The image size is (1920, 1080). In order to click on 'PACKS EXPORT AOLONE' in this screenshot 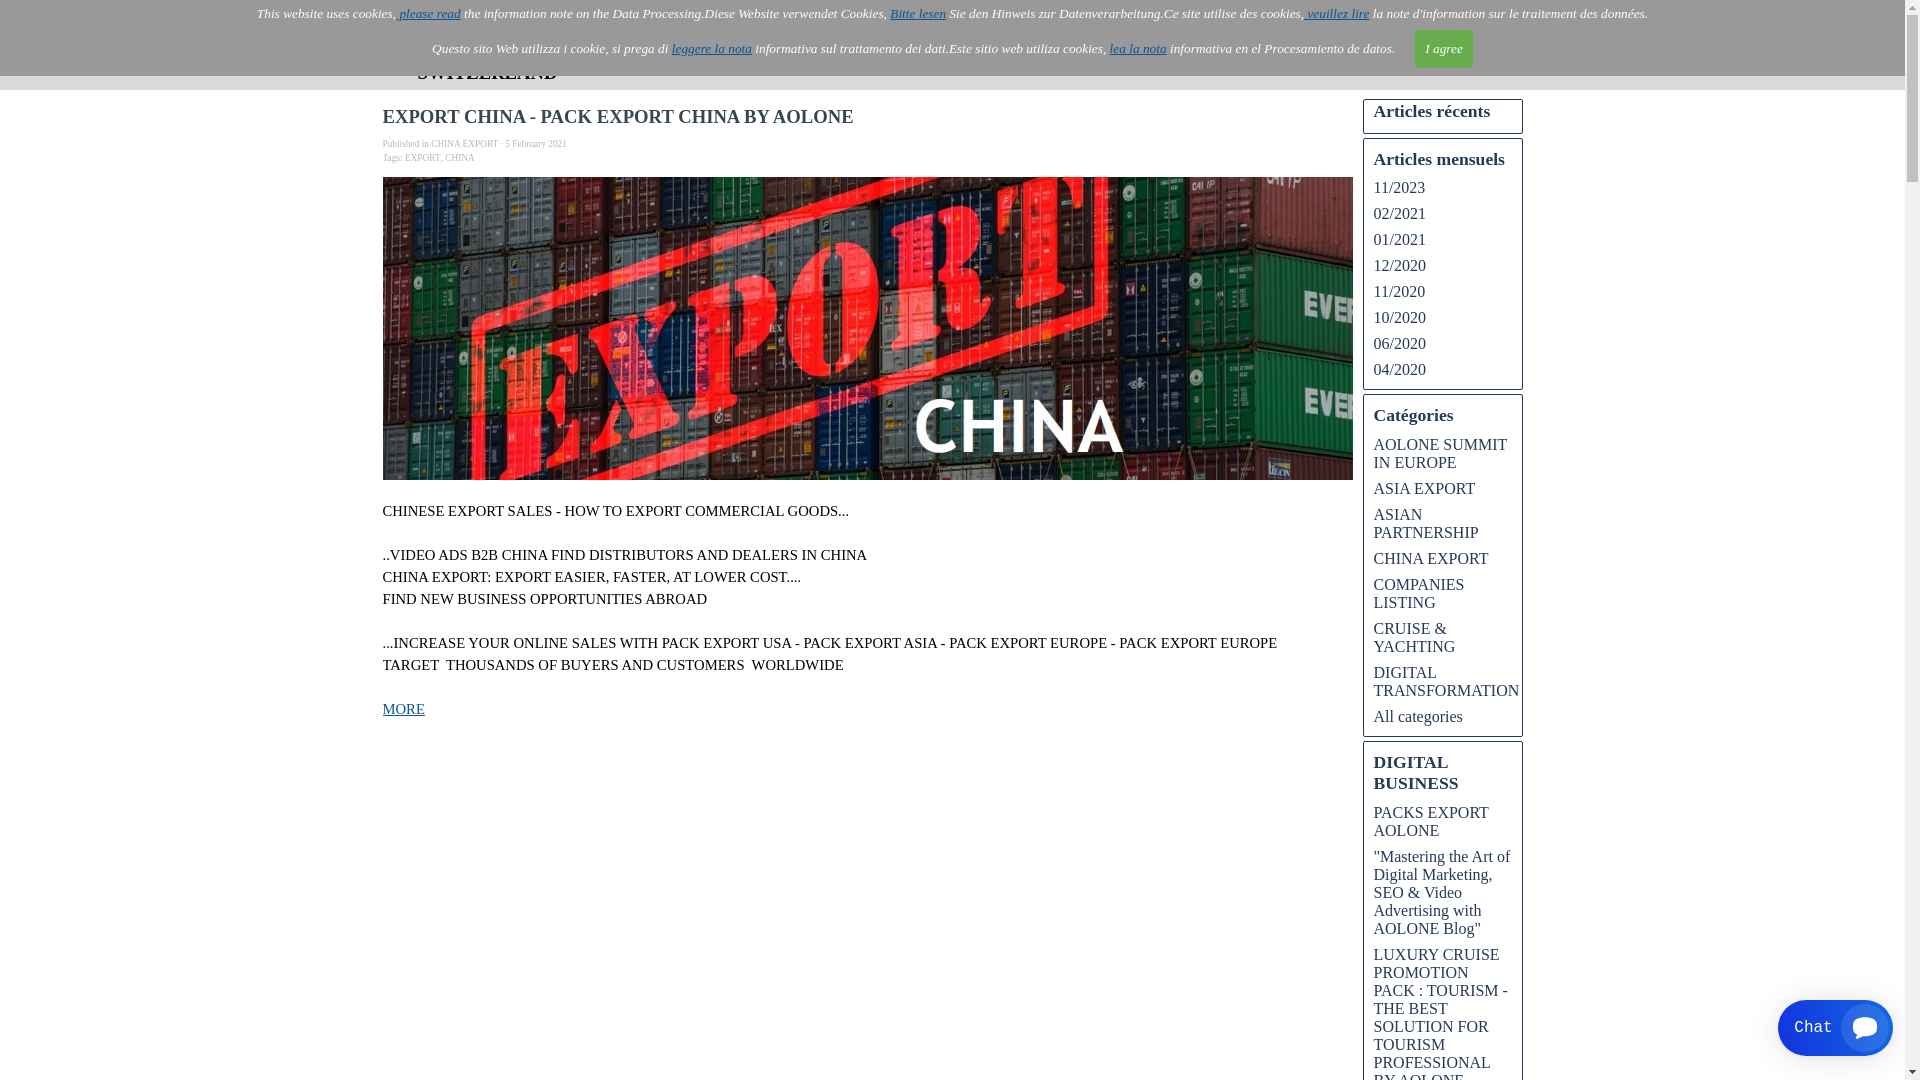, I will do `click(1372, 821)`.